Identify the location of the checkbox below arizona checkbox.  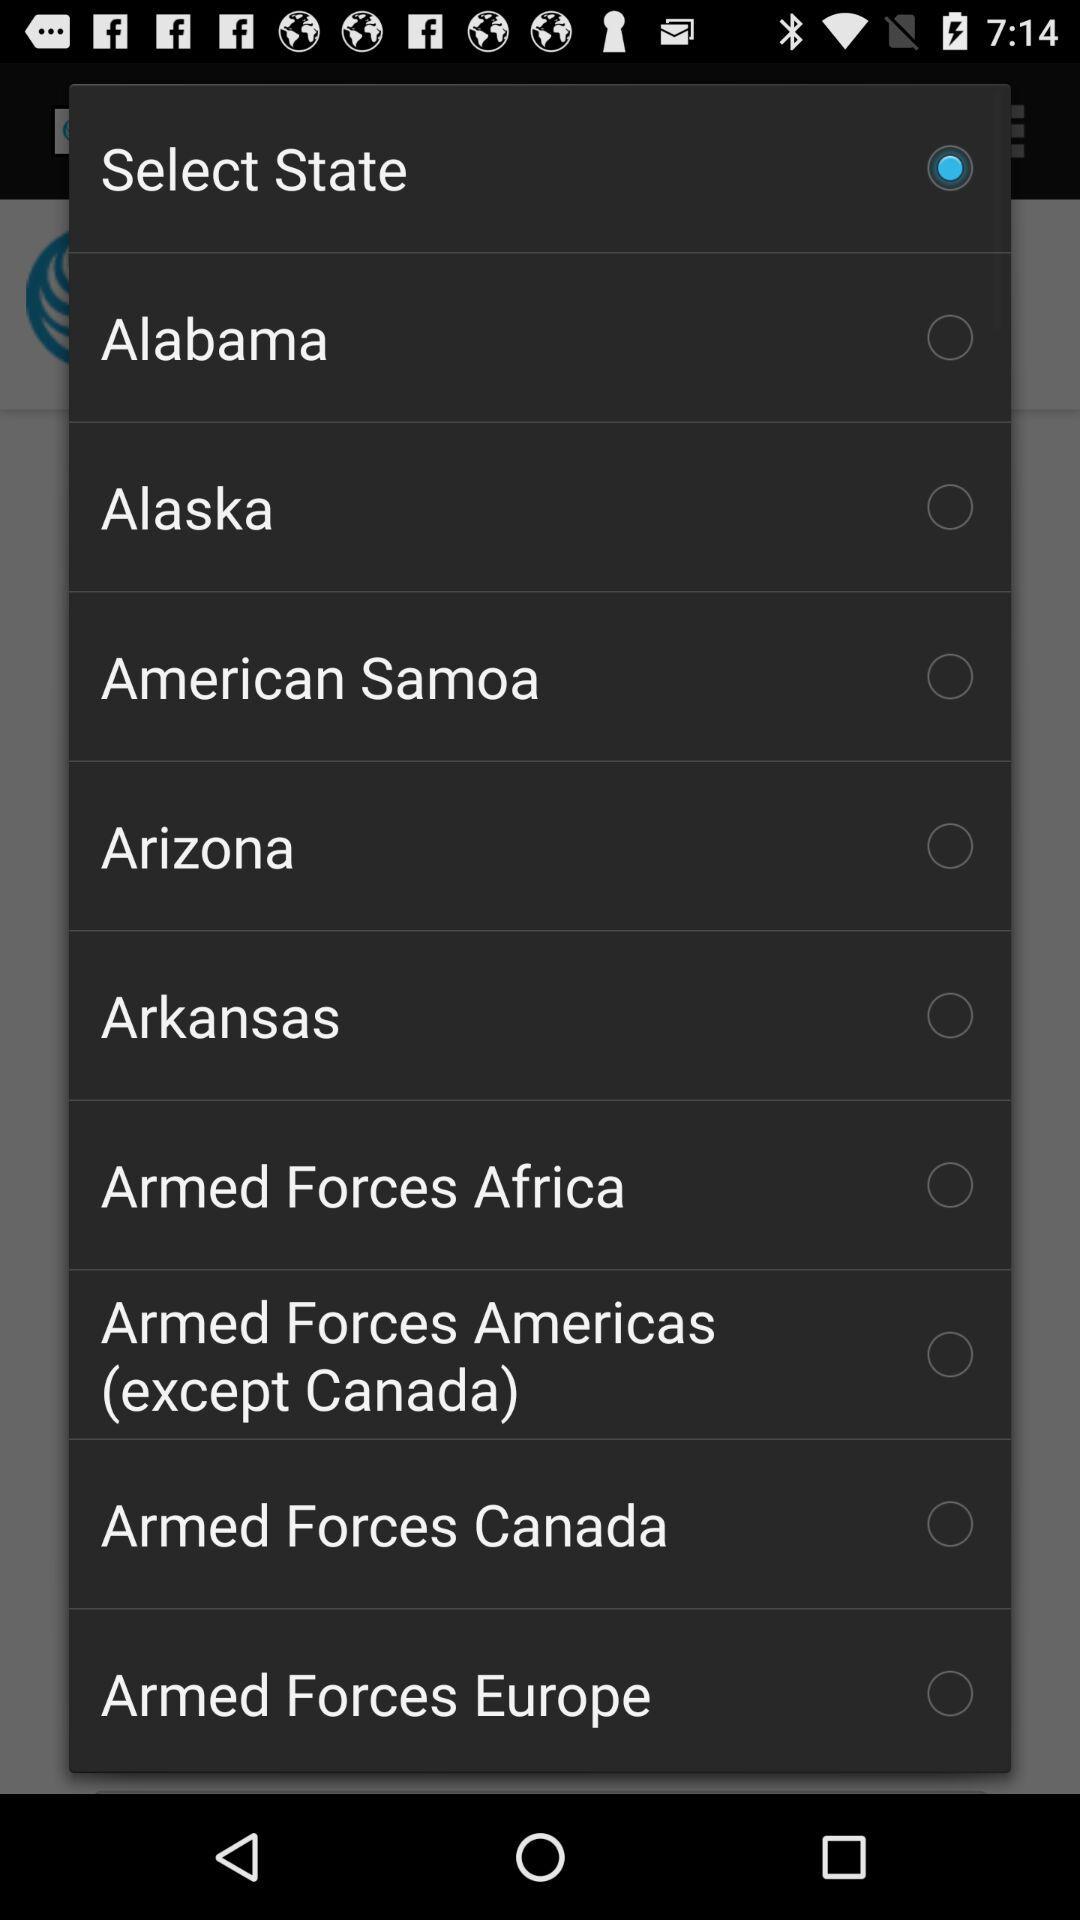
(540, 1015).